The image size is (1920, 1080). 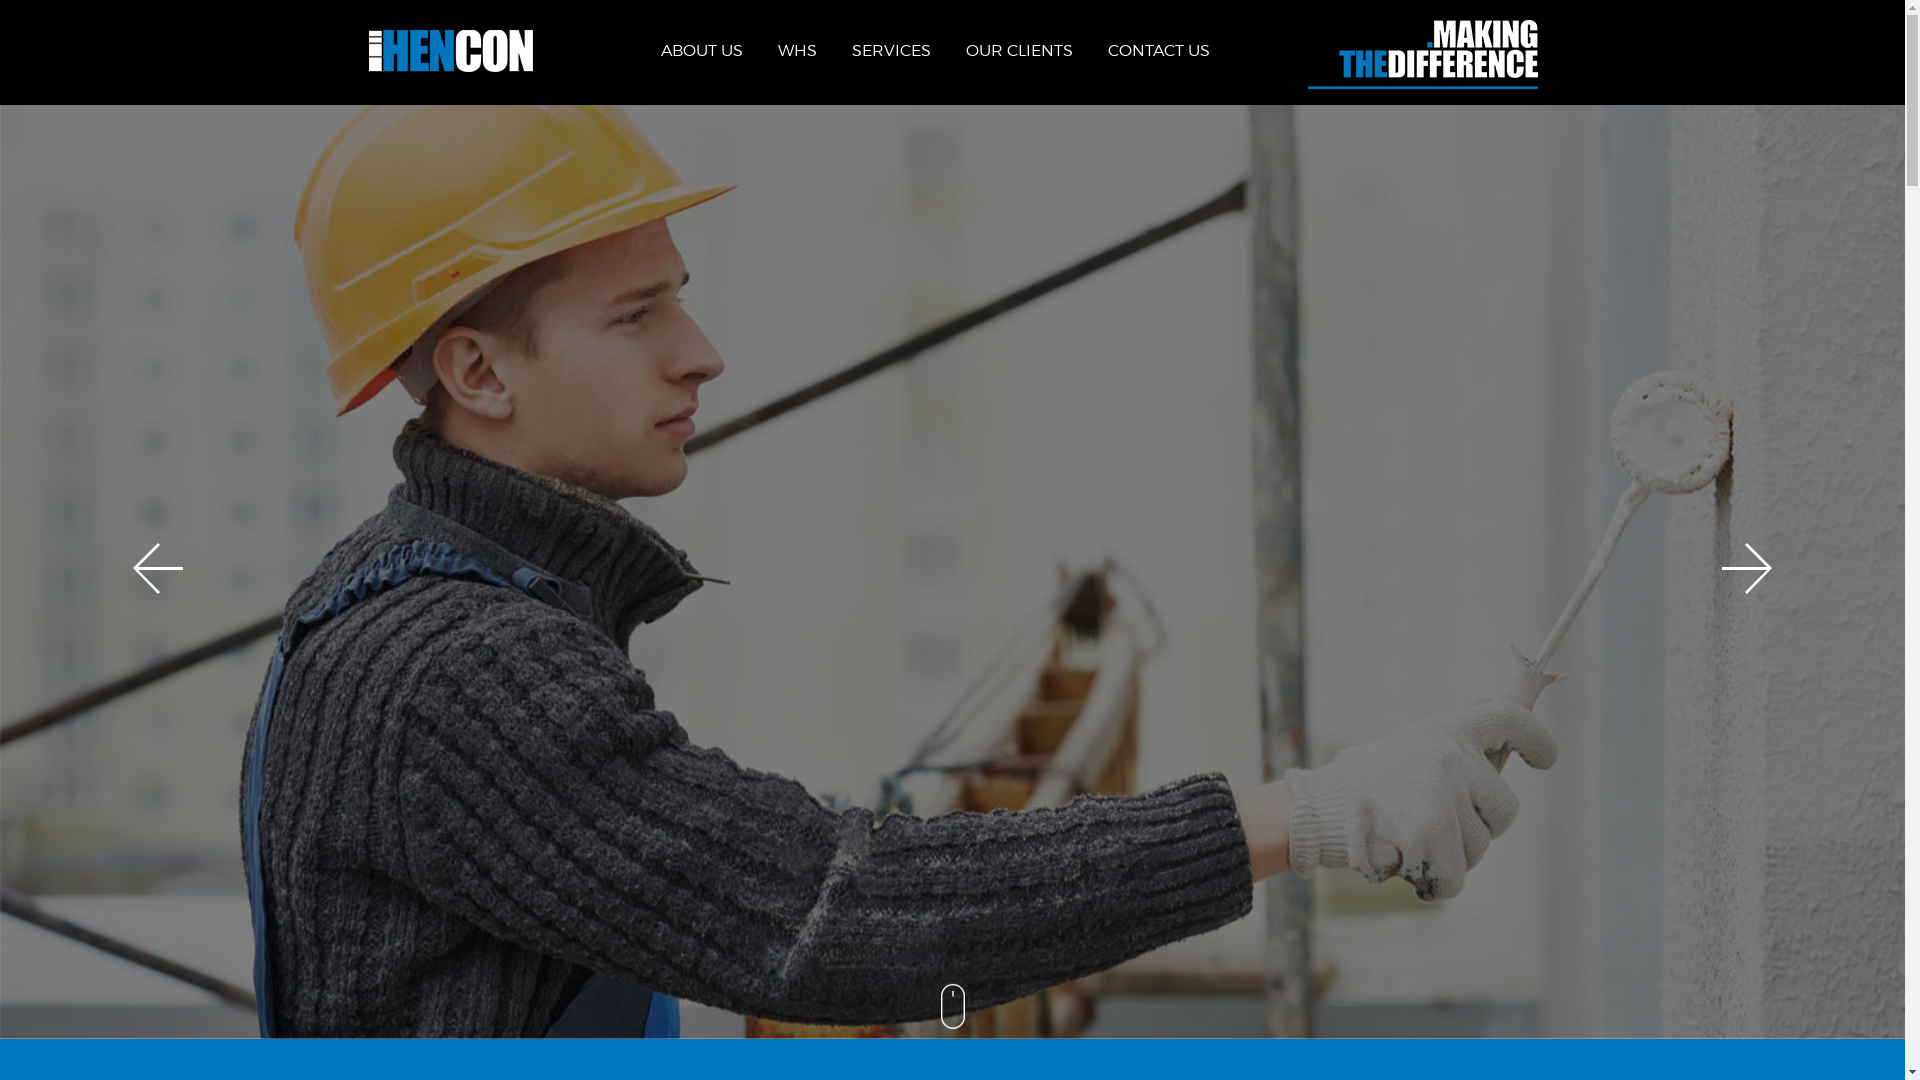 I want to click on 'ABOUT US', so click(x=700, y=49).